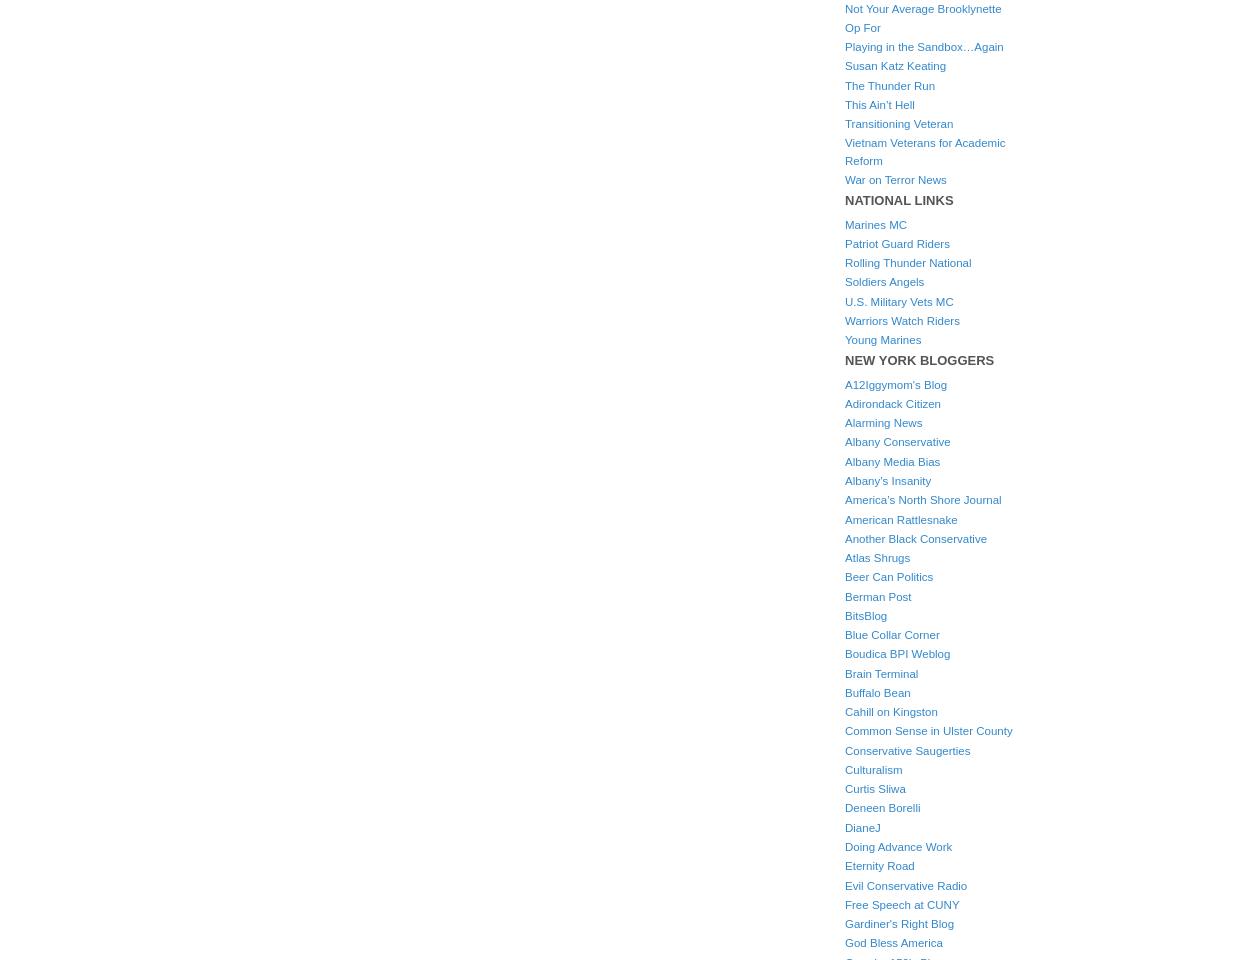  Describe the element at coordinates (872, 767) in the screenshot. I see `'Culturalism'` at that location.